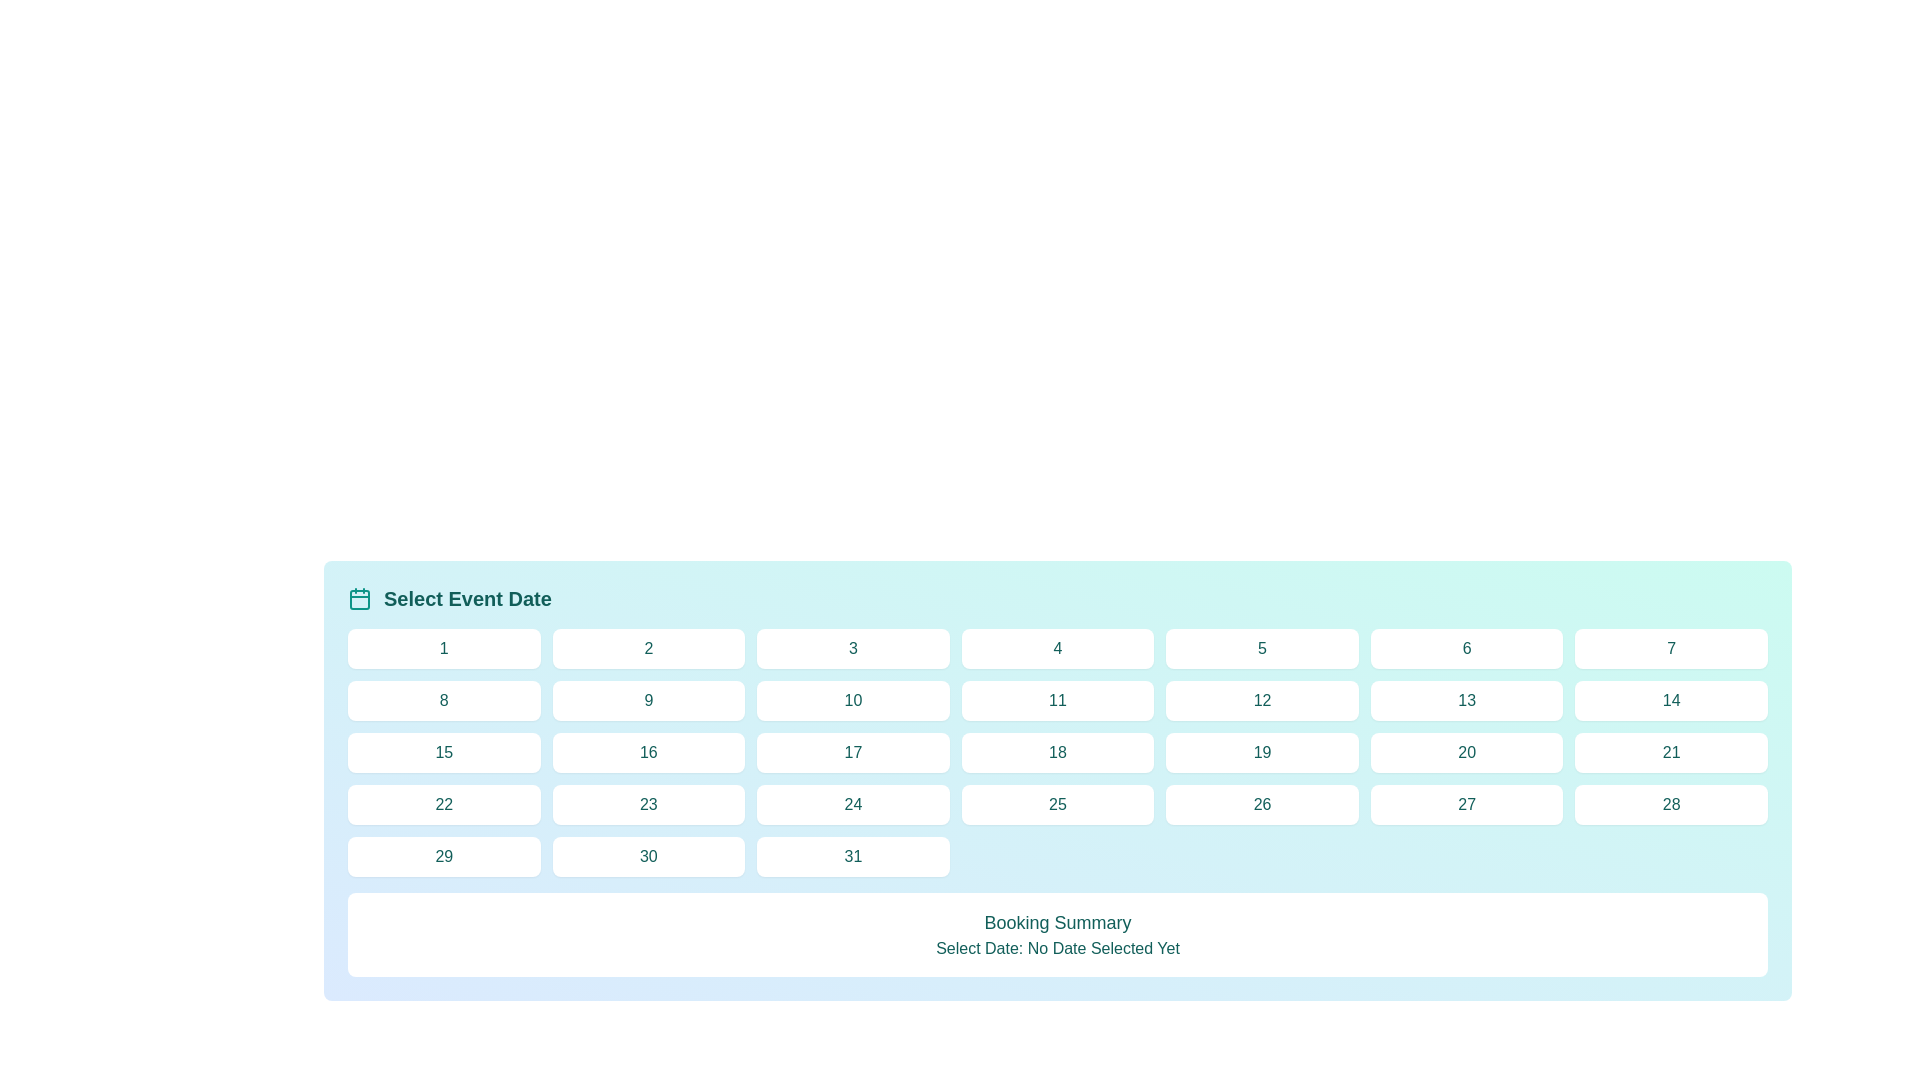 This screenshot has height=1080, width=1920. Describe the element at coordinates (443, 752) in the screenshot. I see `the button representing a selectable day in the calendar component located in the fourth row's first column` at that location.